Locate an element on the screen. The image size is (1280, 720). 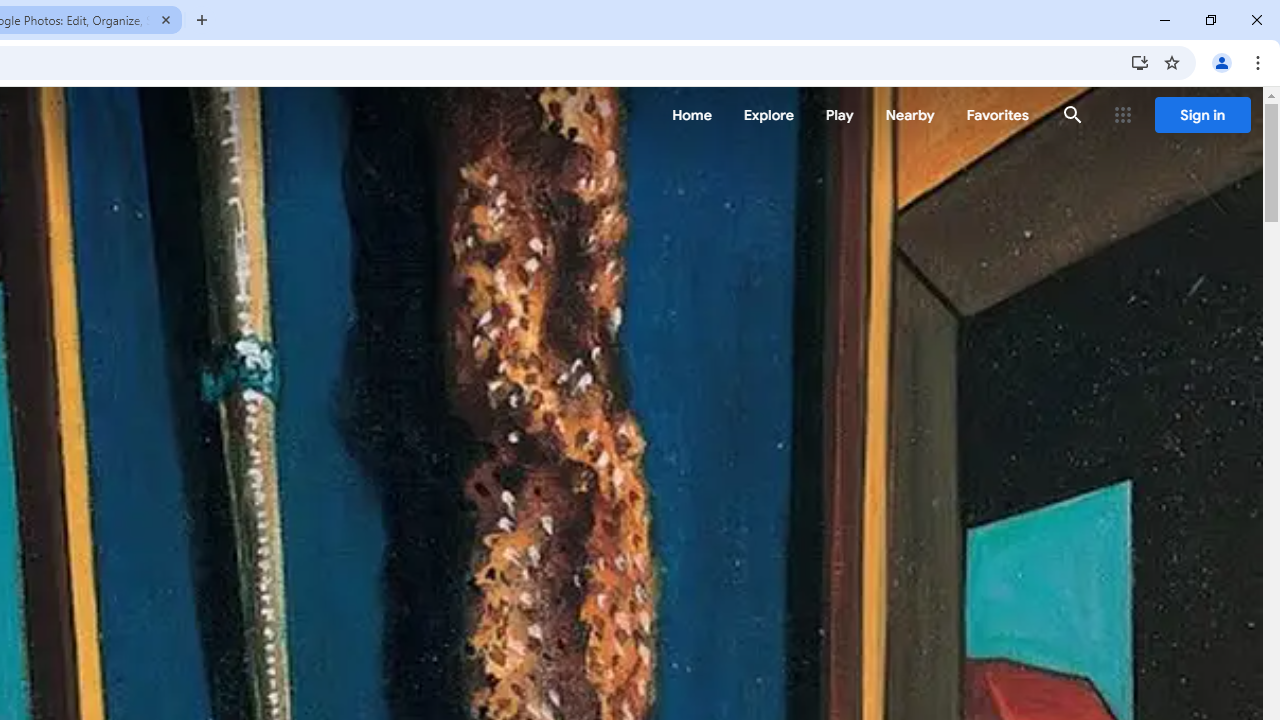
'Nearby' is located at coordinates (909, 115).